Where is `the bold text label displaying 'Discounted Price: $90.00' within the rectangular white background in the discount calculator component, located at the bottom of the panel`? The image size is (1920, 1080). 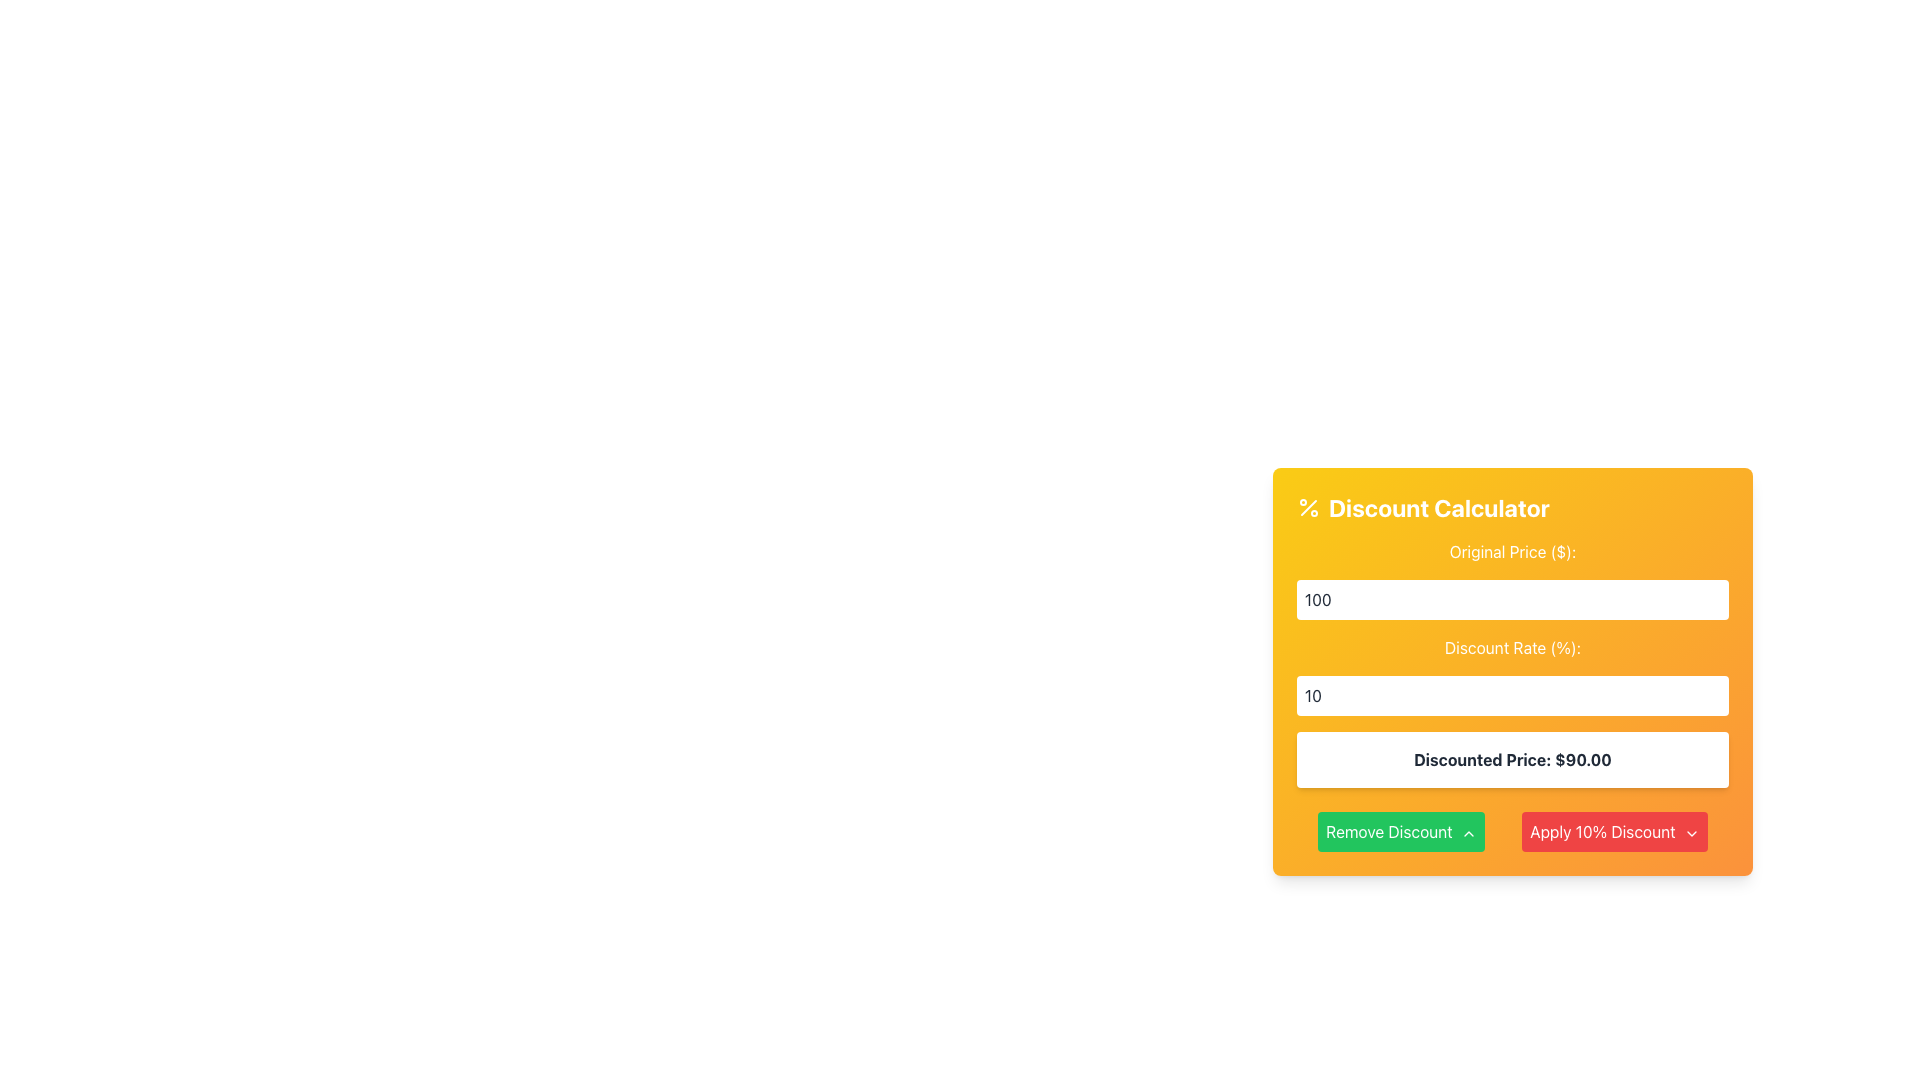 the bold text label displaying 'Discounted Price: $90.00' within the rectangular white background in the discount calculator component, located at the bottom of the panel is located at coordinates (1512, 759).